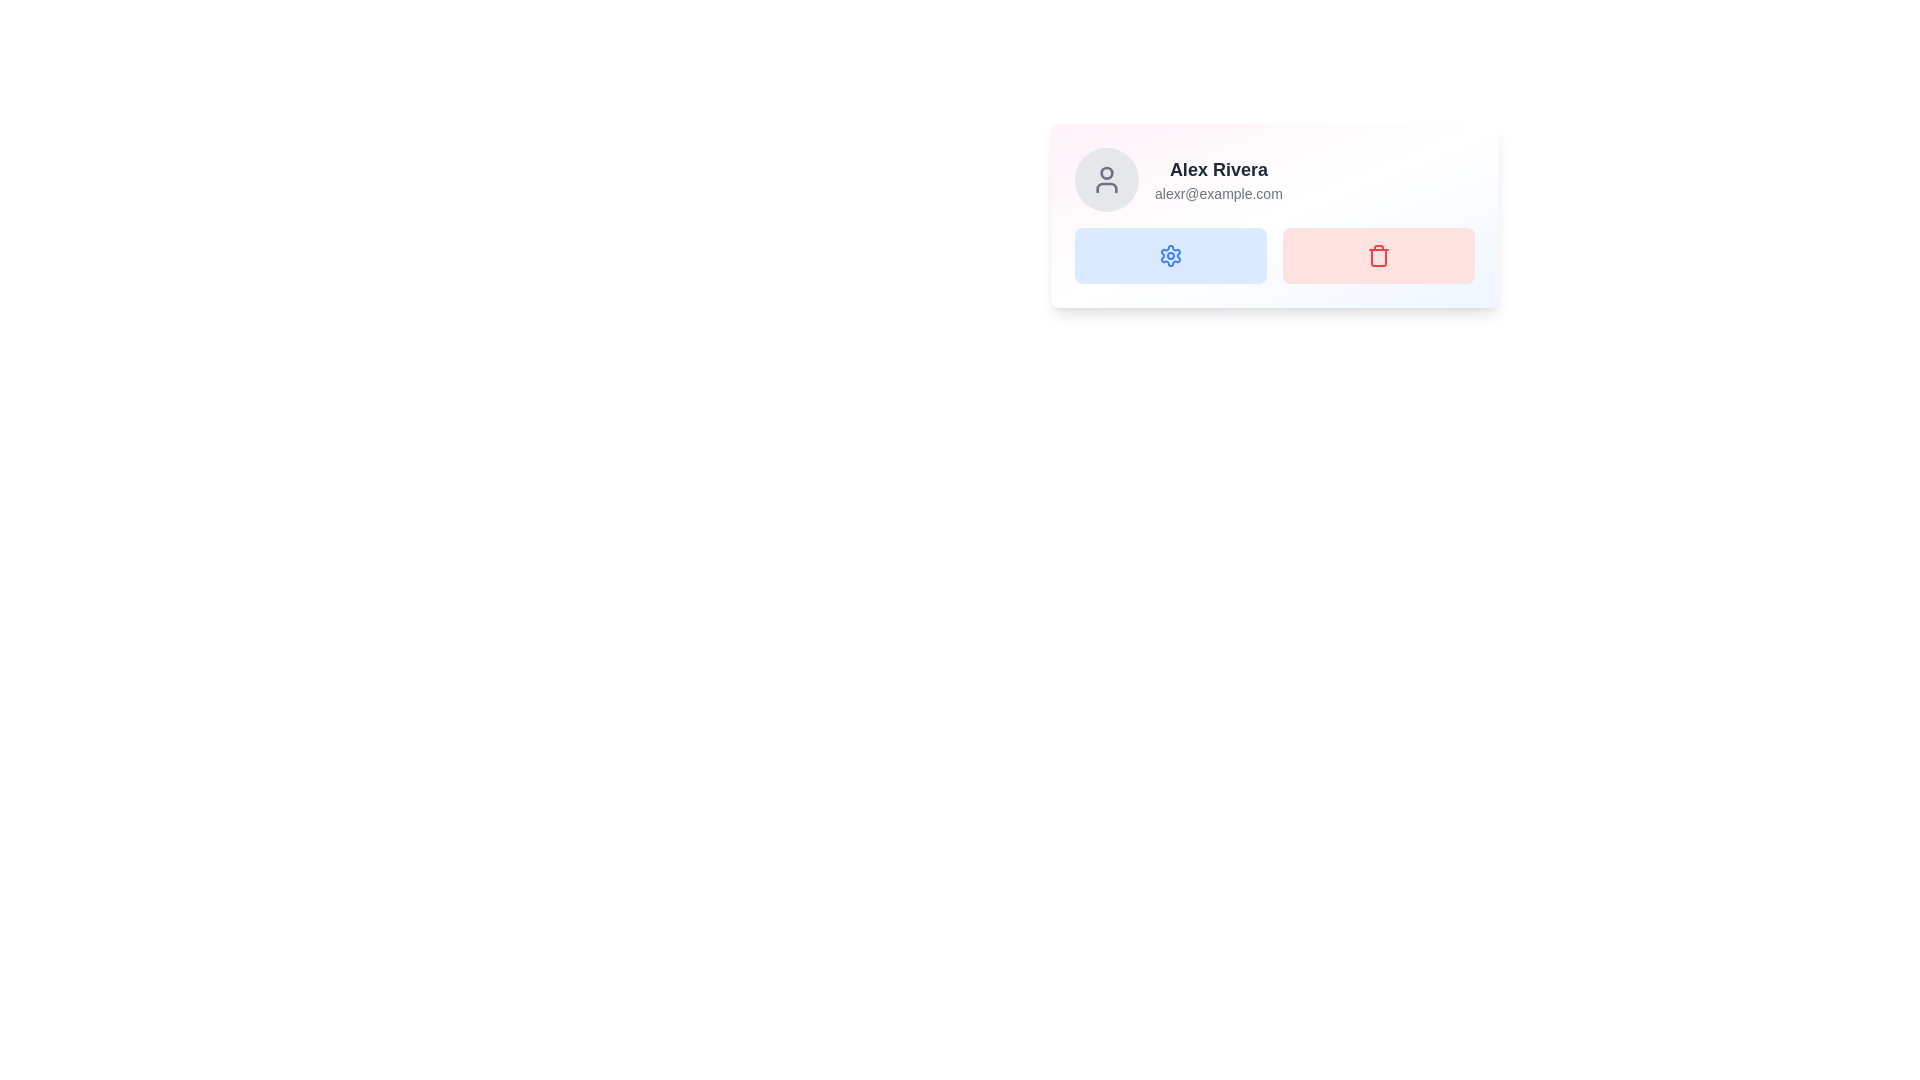 The width and height of the screenshot is (1920, 1080). What do you see at coordinates (1171, 254) in the screenshot?
I see `the gear icon` at bounding box center [1171, 254].